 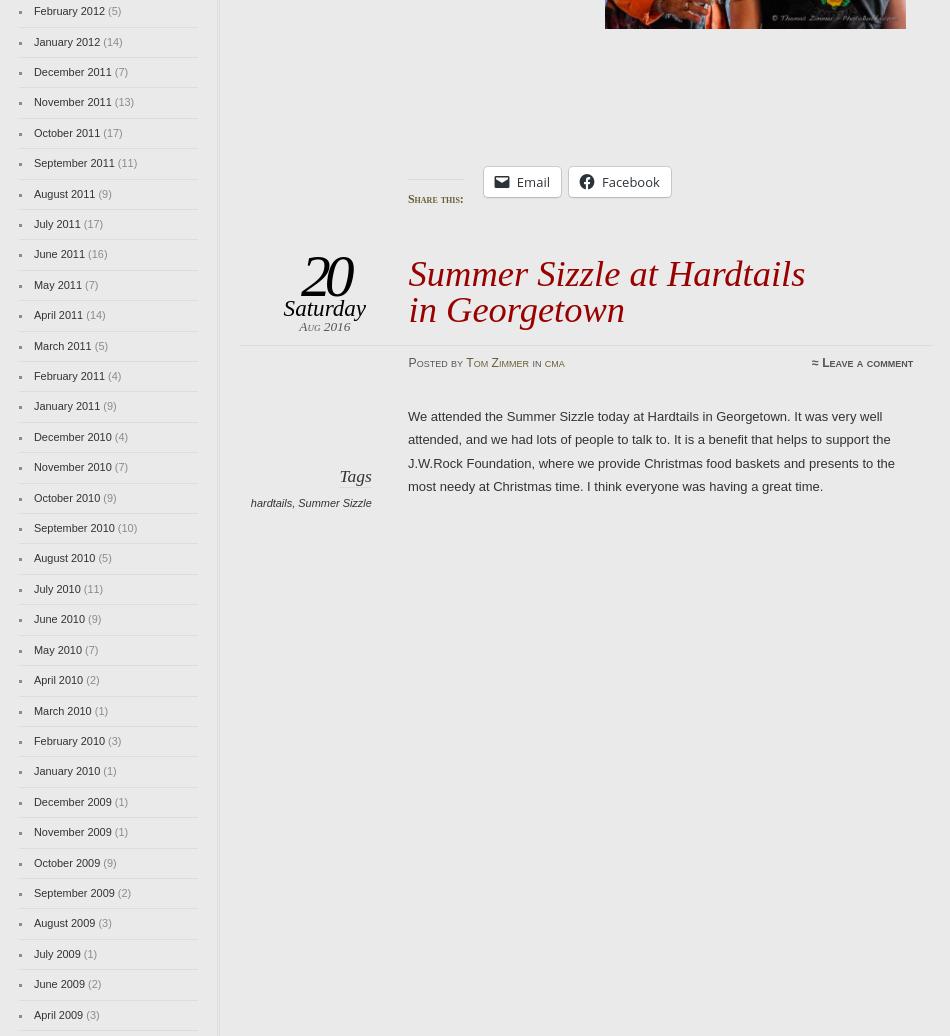 What do you see at coordinates (57, 648) in the screenshot?
I see `'May 2010'` at bounding box center [57, 648].